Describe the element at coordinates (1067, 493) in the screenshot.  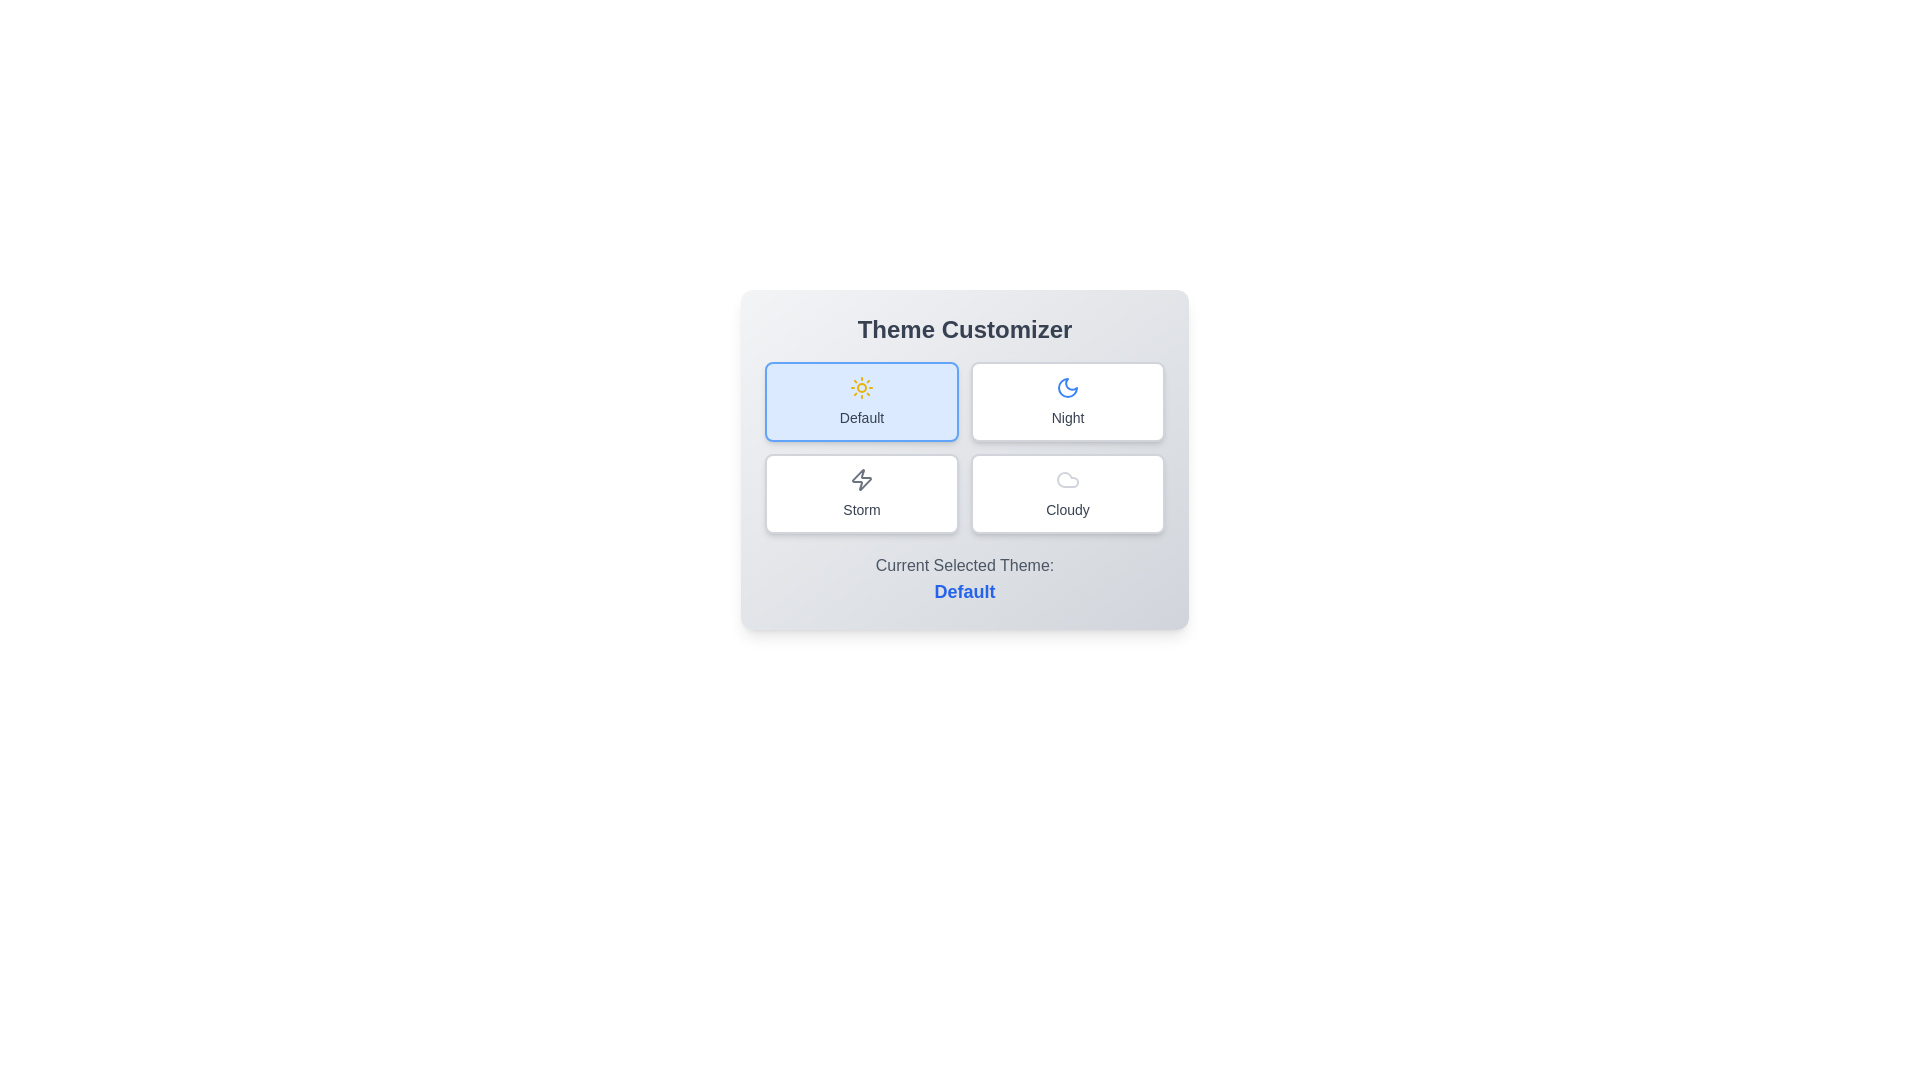
I see `the theme Cloudy by clicking on its corresponding button` at that location.